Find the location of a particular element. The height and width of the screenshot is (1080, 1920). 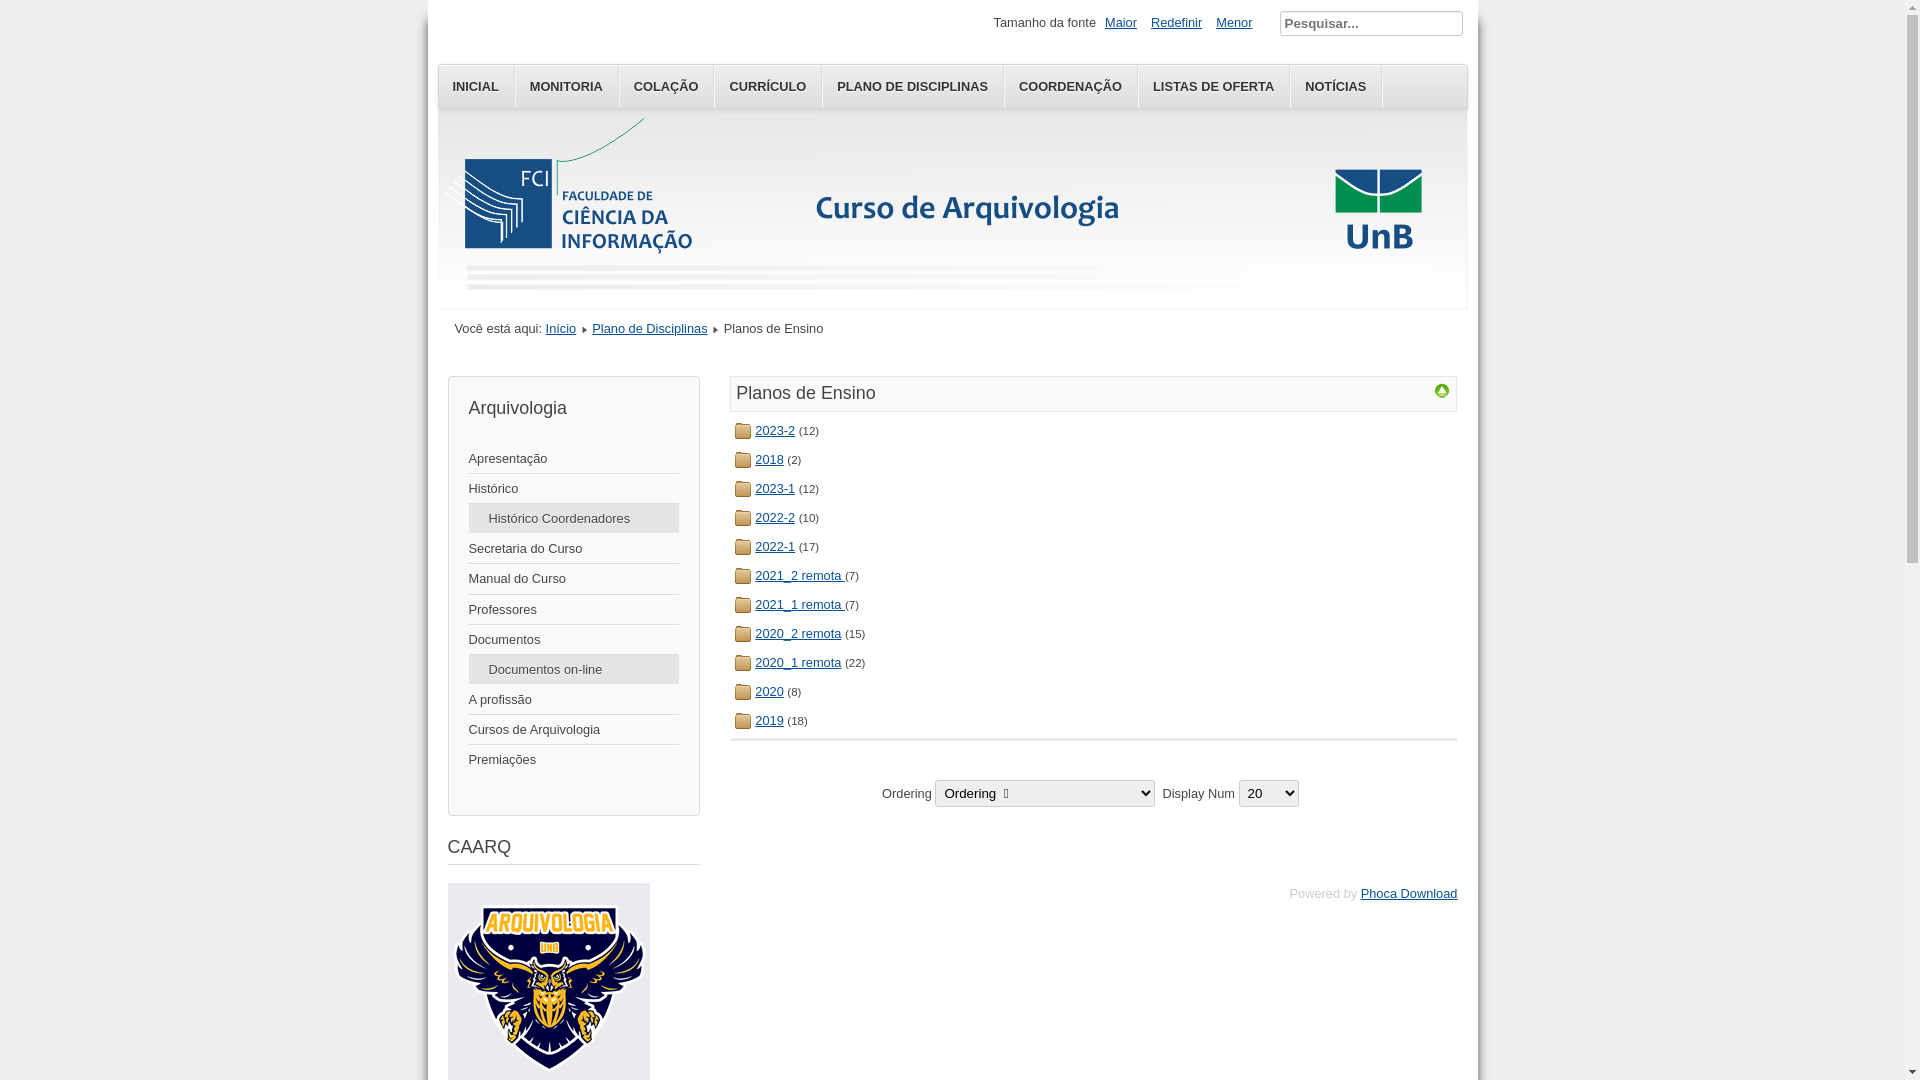

'Maior' is located at coordinates (1121, 22).